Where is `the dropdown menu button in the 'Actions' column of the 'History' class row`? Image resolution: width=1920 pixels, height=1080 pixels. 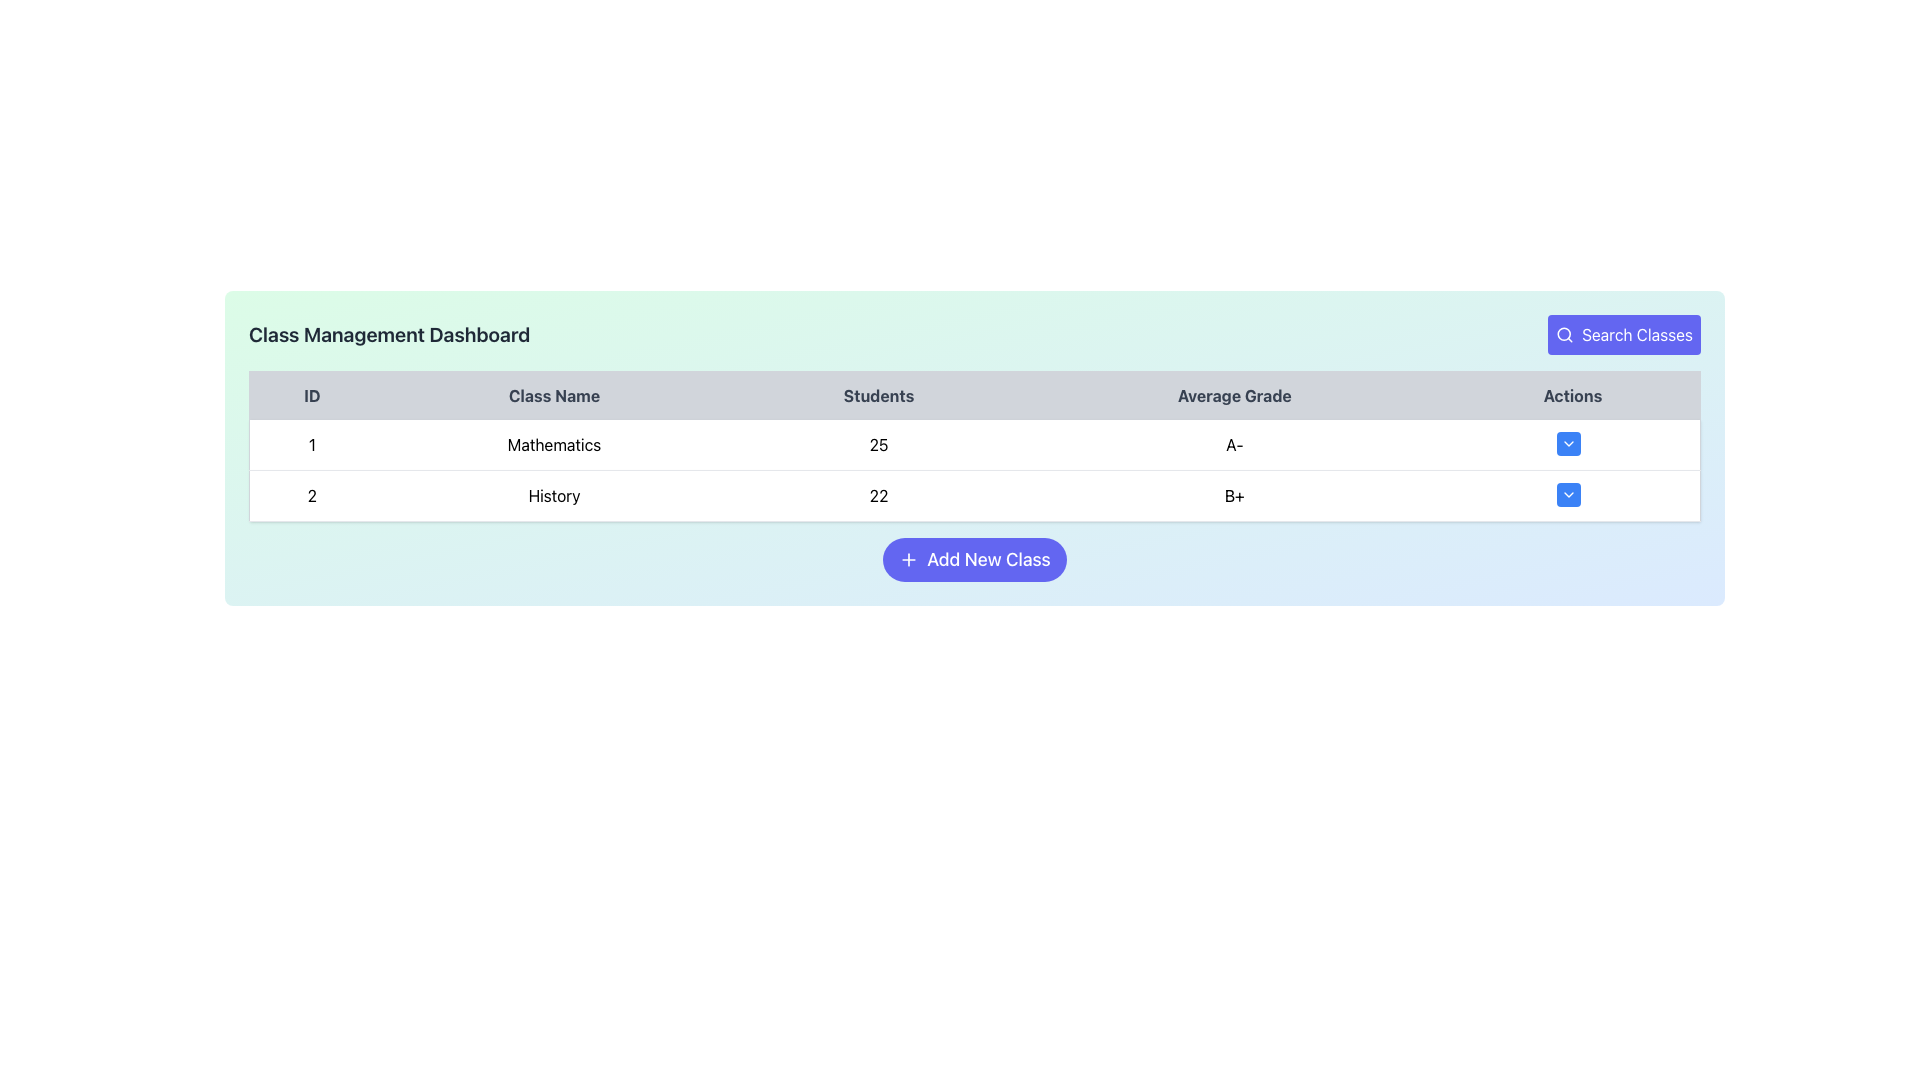 the dropdown menu button in the 'Actions' column of the 'History' class row is located at coordinates (1572, 495).